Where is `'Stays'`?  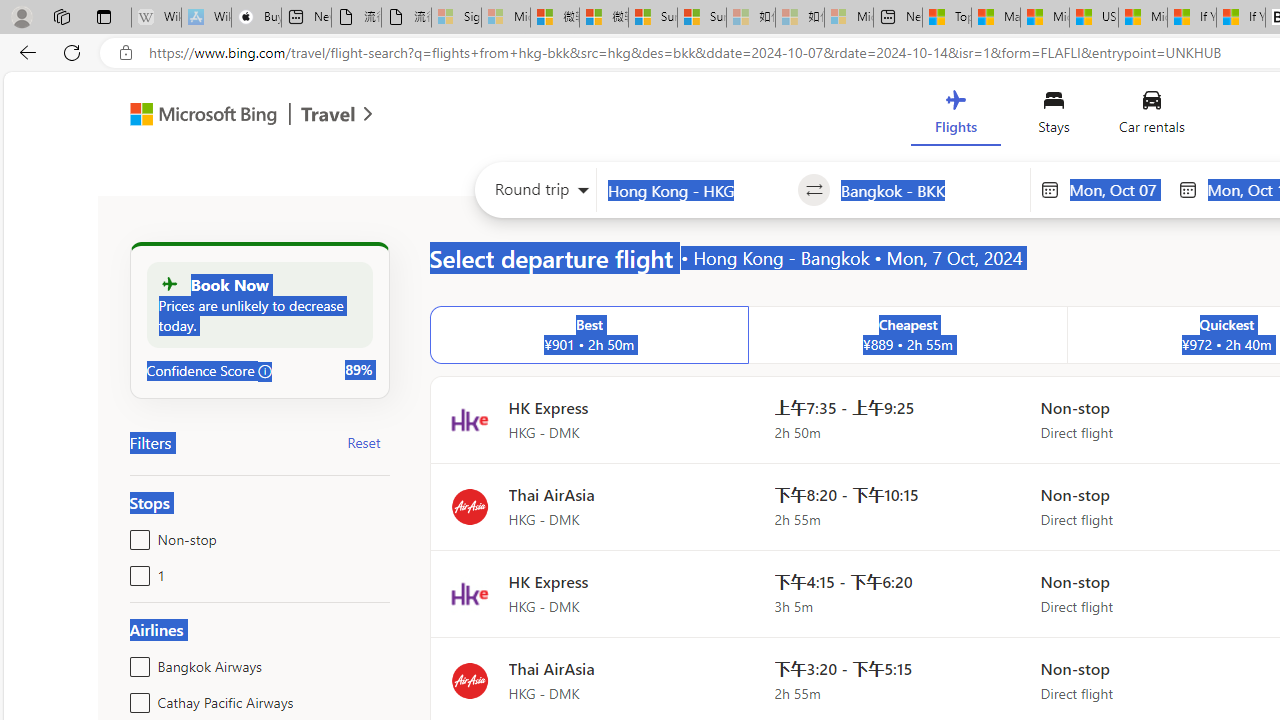
'Stays' is located at coordinates (1053, 117).